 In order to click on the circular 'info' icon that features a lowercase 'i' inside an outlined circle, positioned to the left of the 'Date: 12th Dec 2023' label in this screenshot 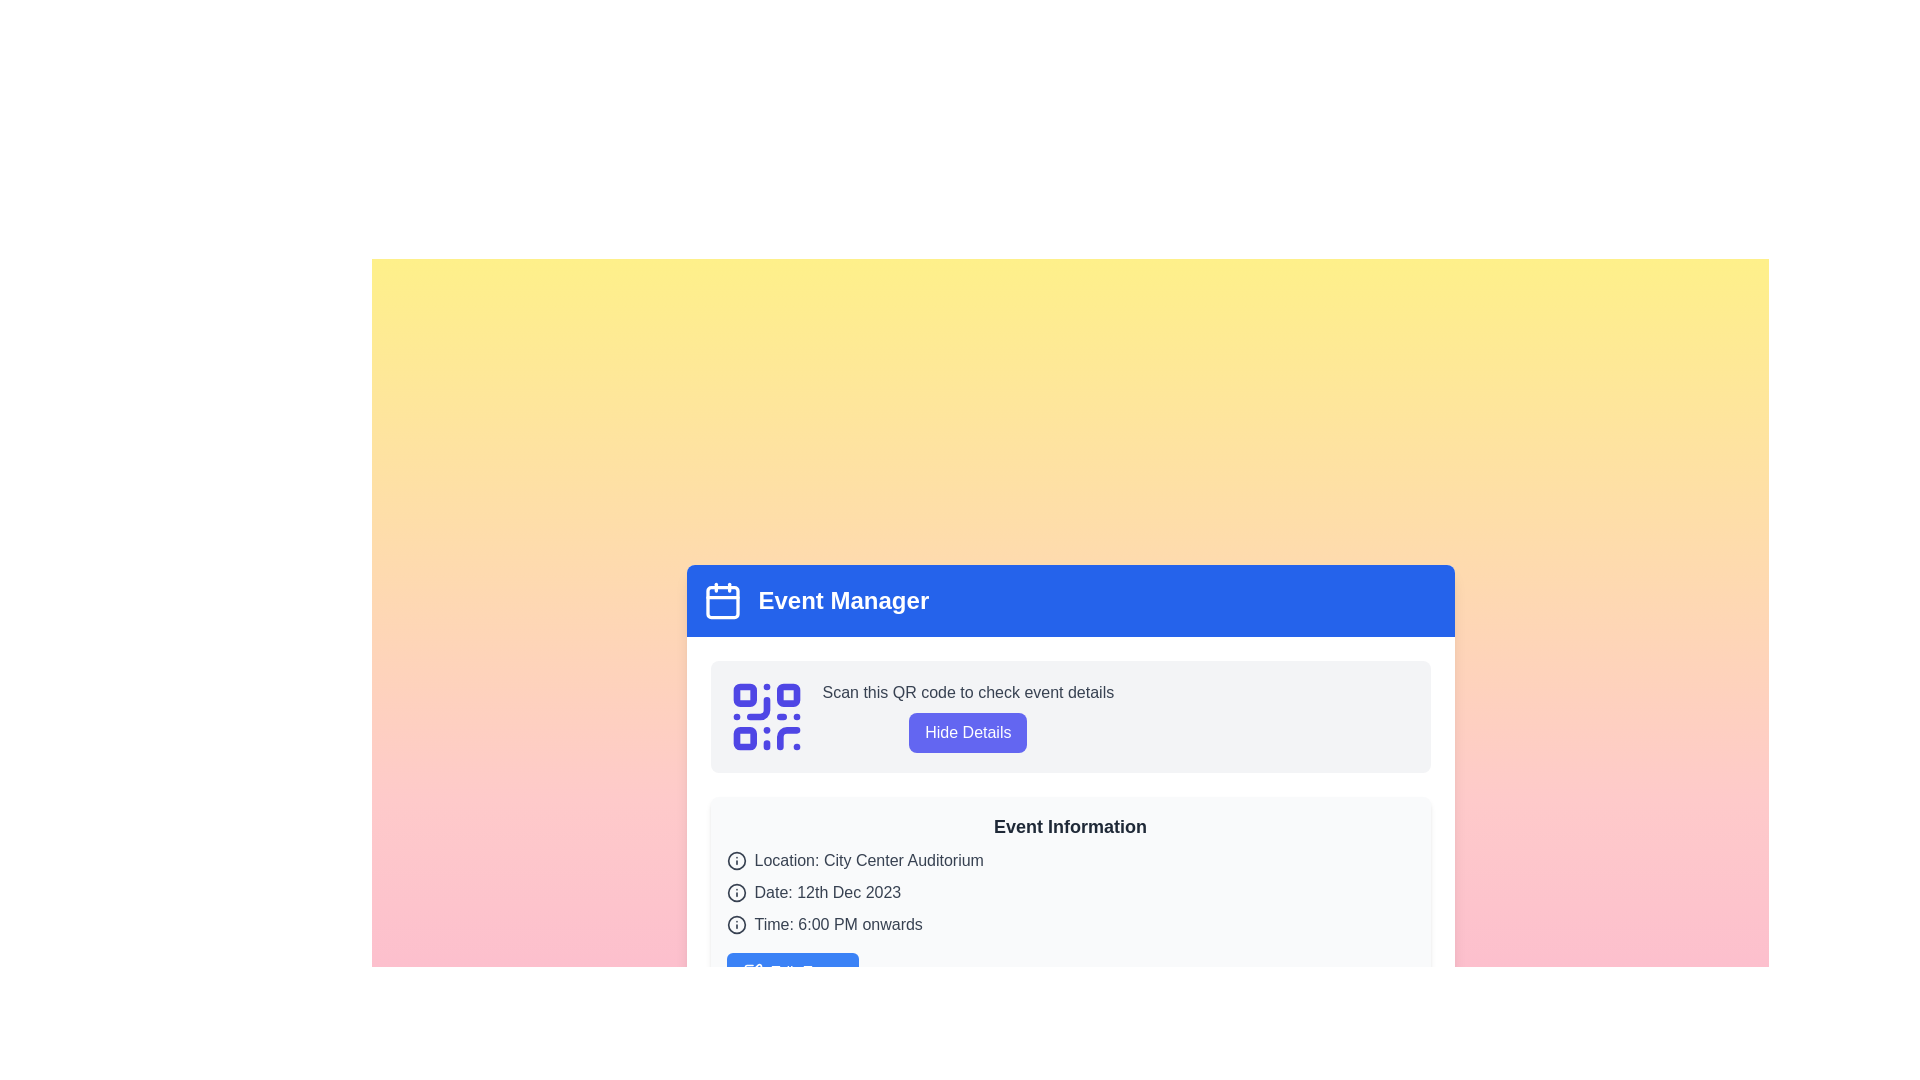, I will do `click(735, 892)`.